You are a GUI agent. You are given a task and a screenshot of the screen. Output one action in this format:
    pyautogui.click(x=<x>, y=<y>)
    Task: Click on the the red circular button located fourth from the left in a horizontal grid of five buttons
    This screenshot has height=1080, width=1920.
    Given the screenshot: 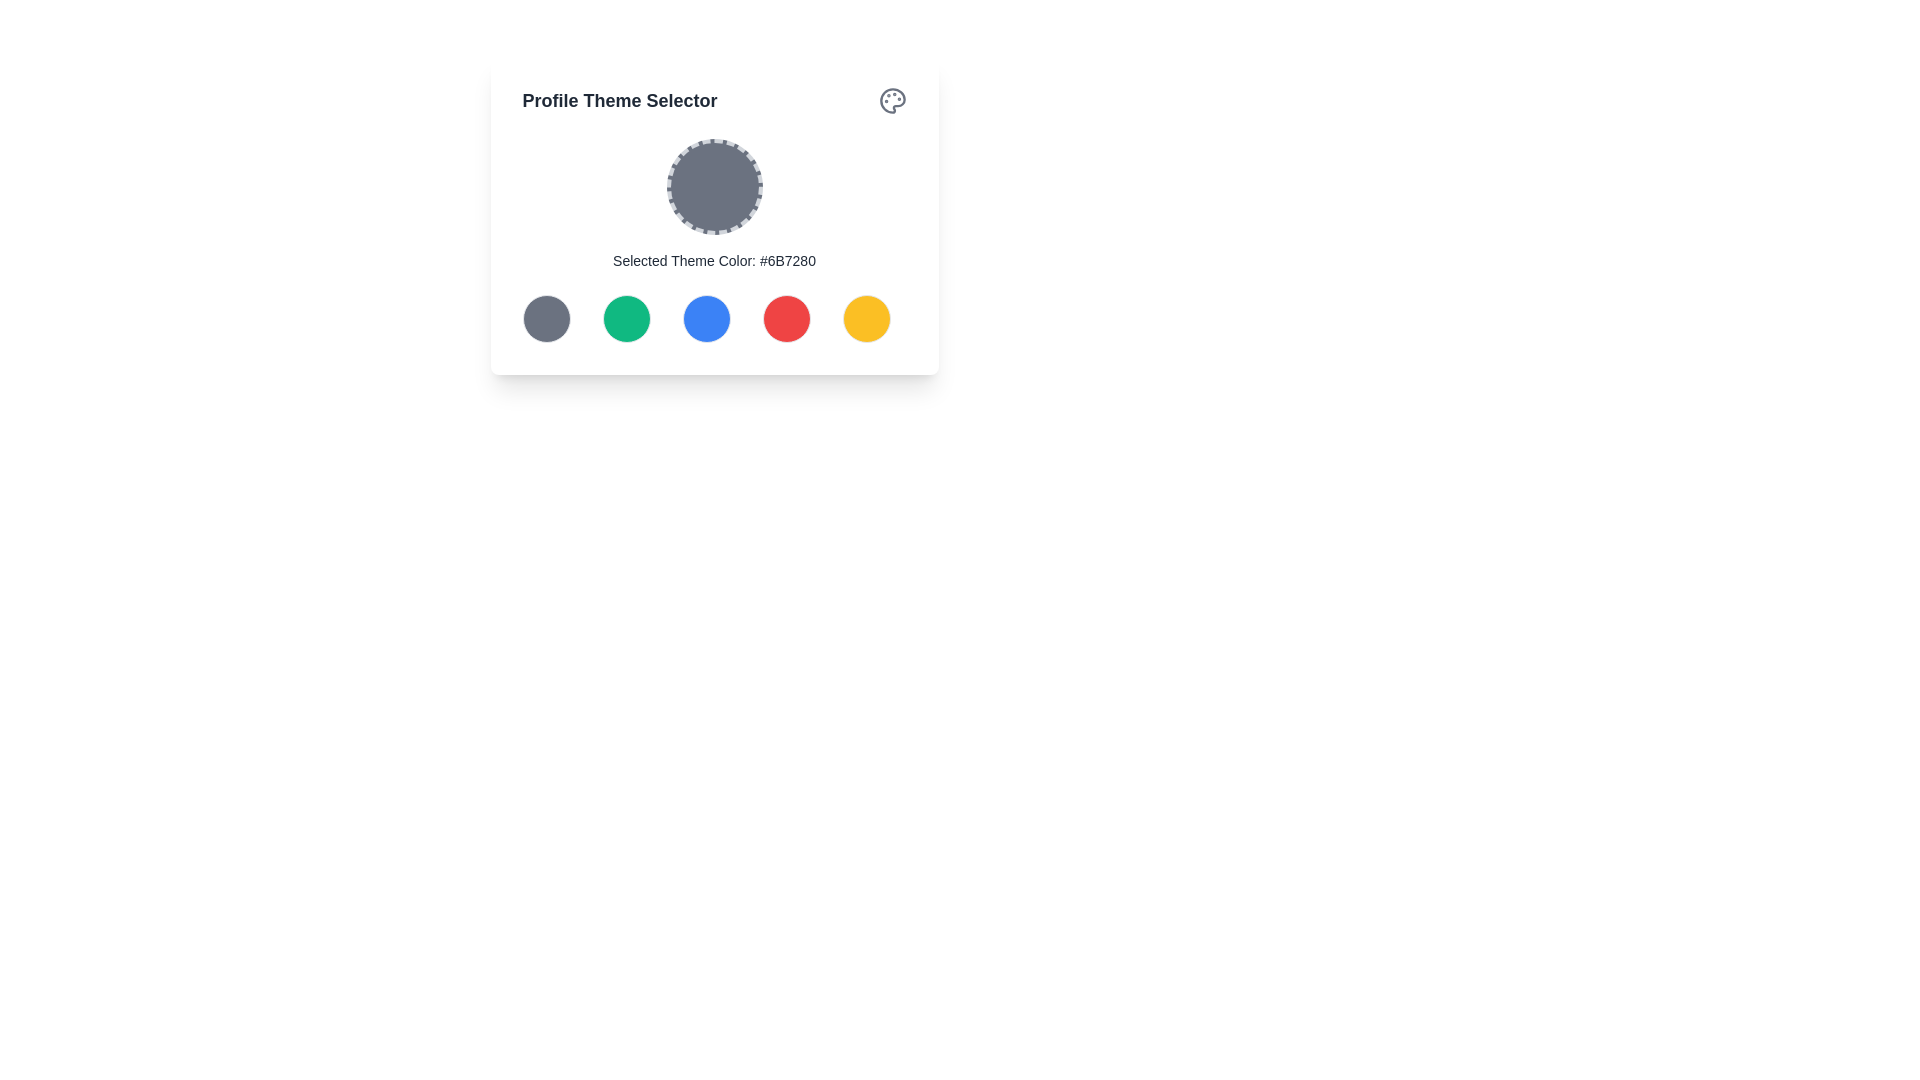 What is the action you would take?
    pyautogui.click(x=785, y=318)
    